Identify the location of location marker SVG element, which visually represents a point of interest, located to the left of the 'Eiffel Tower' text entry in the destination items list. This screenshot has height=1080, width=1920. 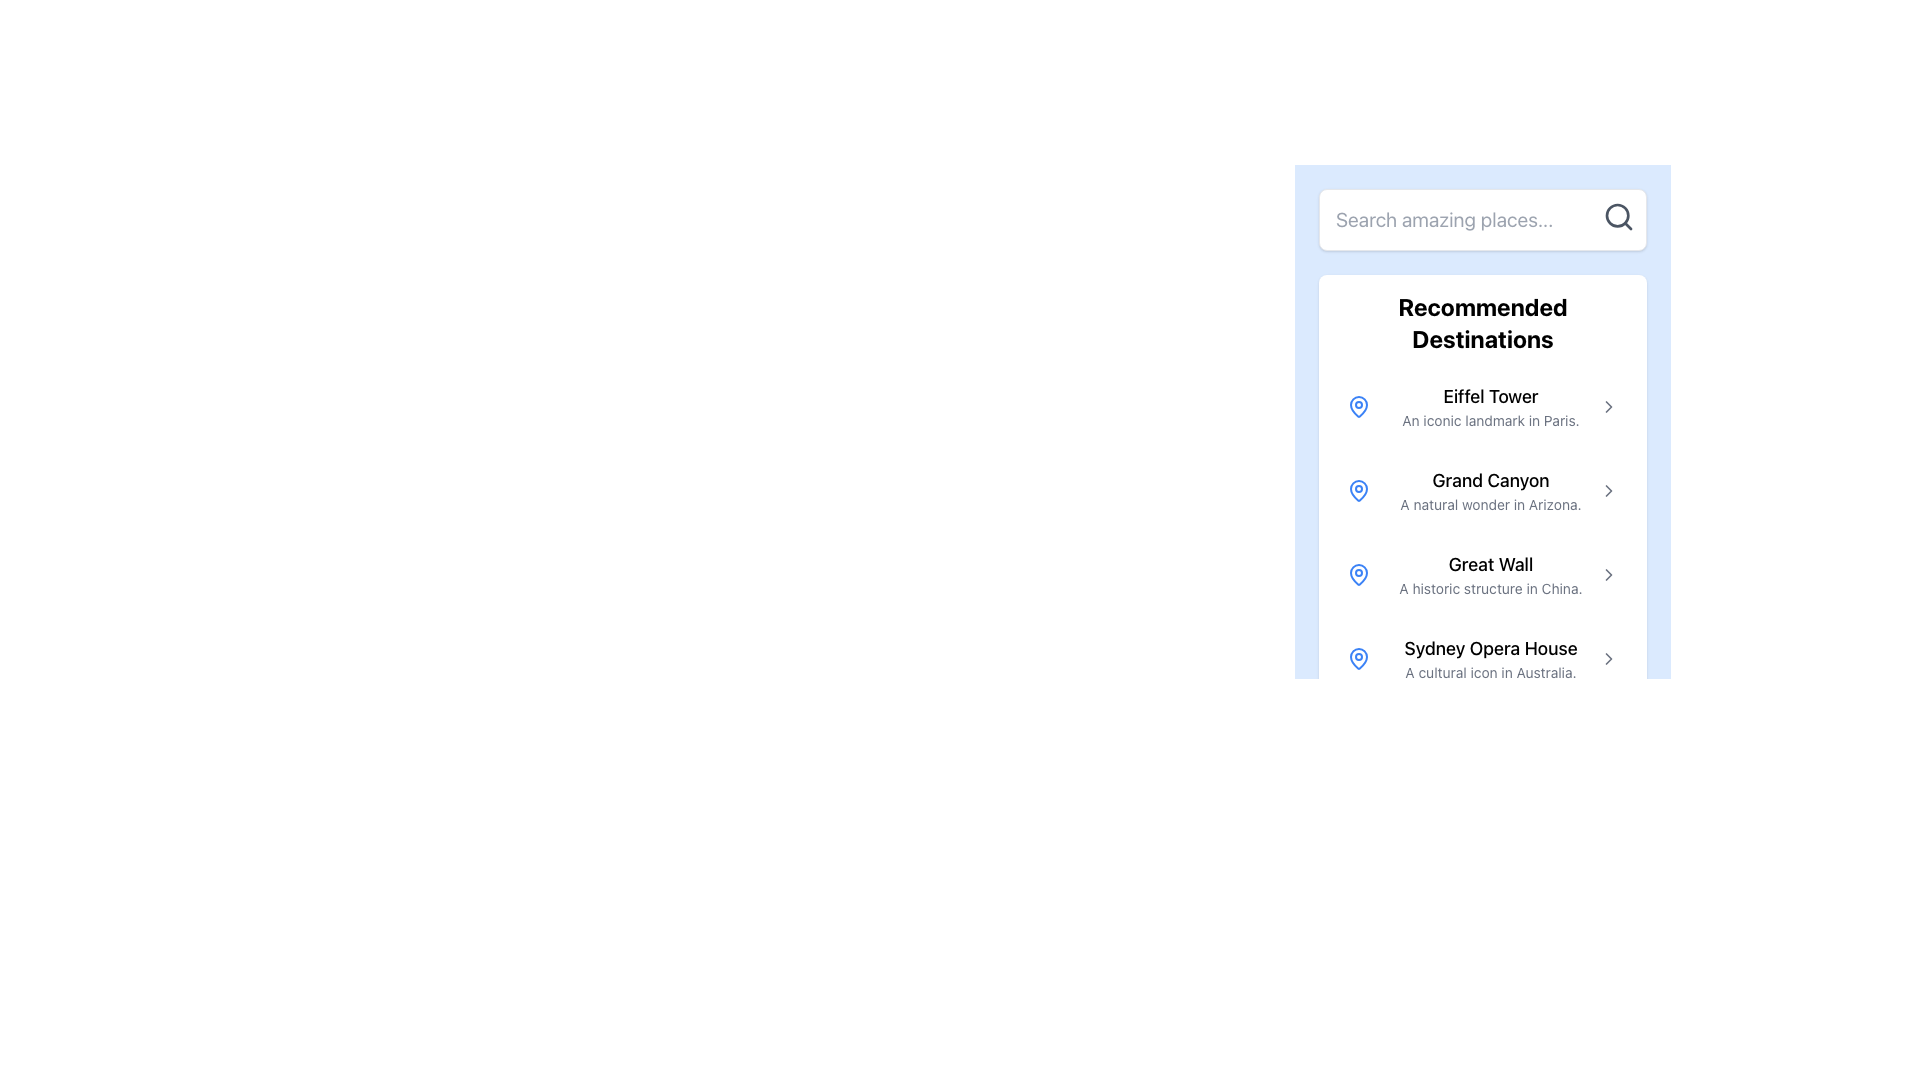
(1358, 658).